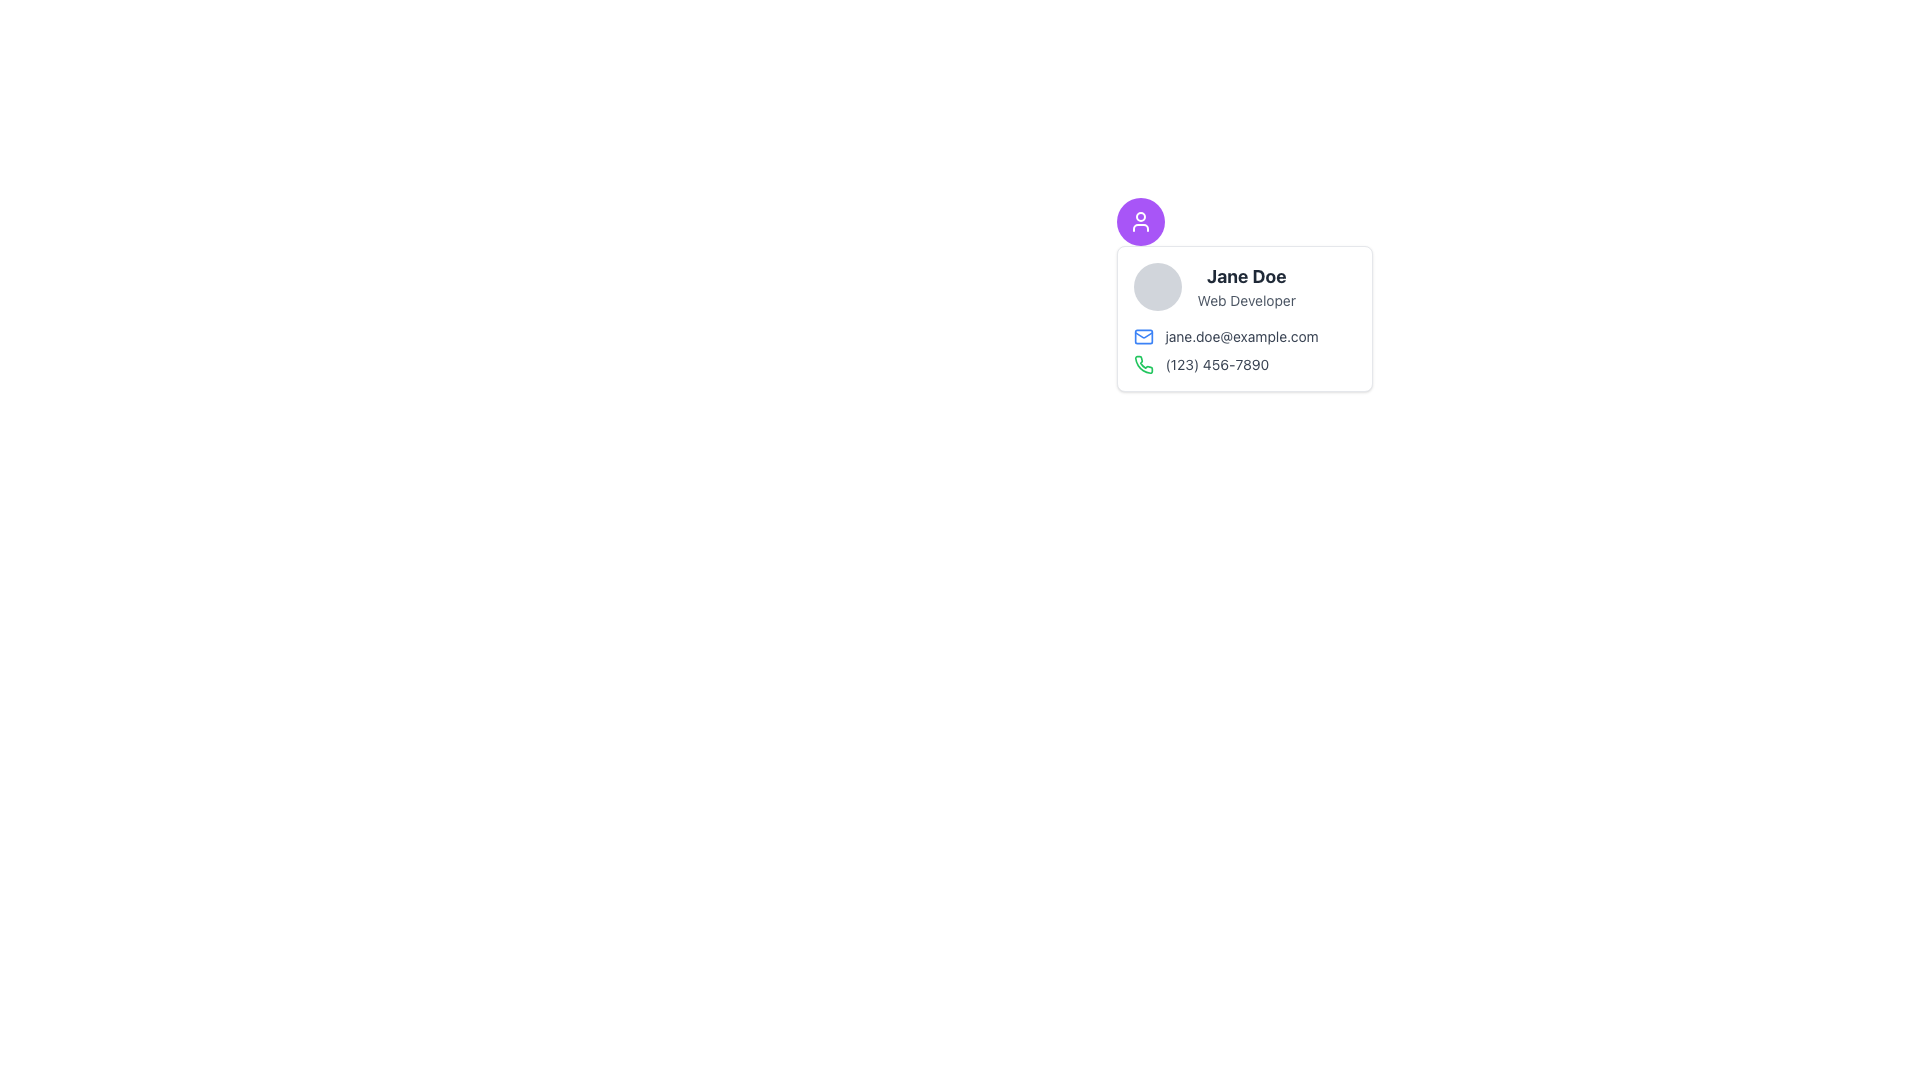  Describe the element at coordinates (1245, 300) in the screenshot. I see `the 'Web Developer' text label, which is styled in a small gray font and located below the bolded text 'Jane Doe' within a card layout` at that location.